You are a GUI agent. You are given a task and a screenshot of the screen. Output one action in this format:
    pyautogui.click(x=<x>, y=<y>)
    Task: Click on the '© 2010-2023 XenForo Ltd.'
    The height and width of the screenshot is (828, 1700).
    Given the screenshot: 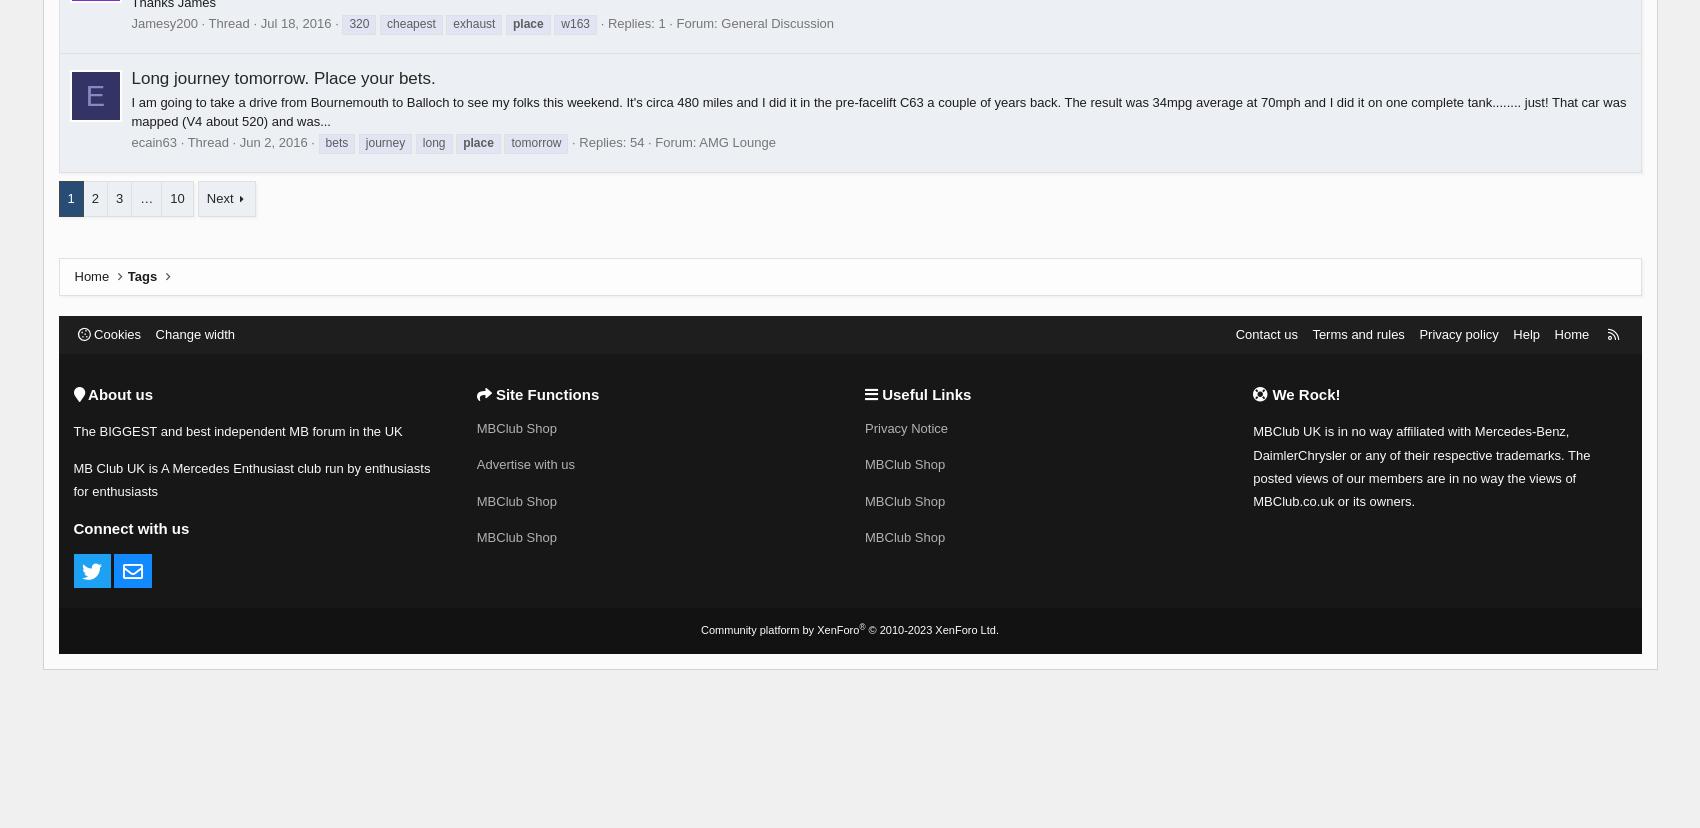 What is the action you would take?
    pyautogui.click(x=932, y=630)
    